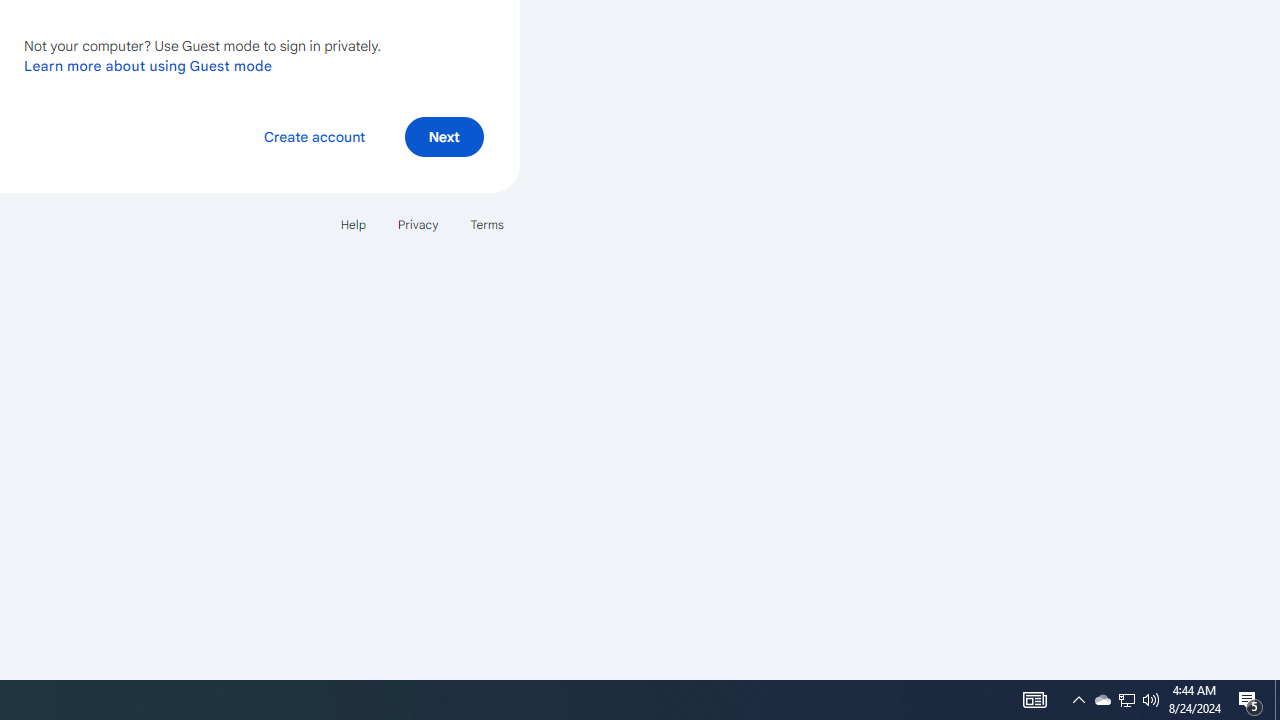 This screenshot has width=1280, height=720. What do you see at coordinates (147, 64) in the screenshot?
I see `'Learn more about using Guest mode'` at bounding box center [147, 64].